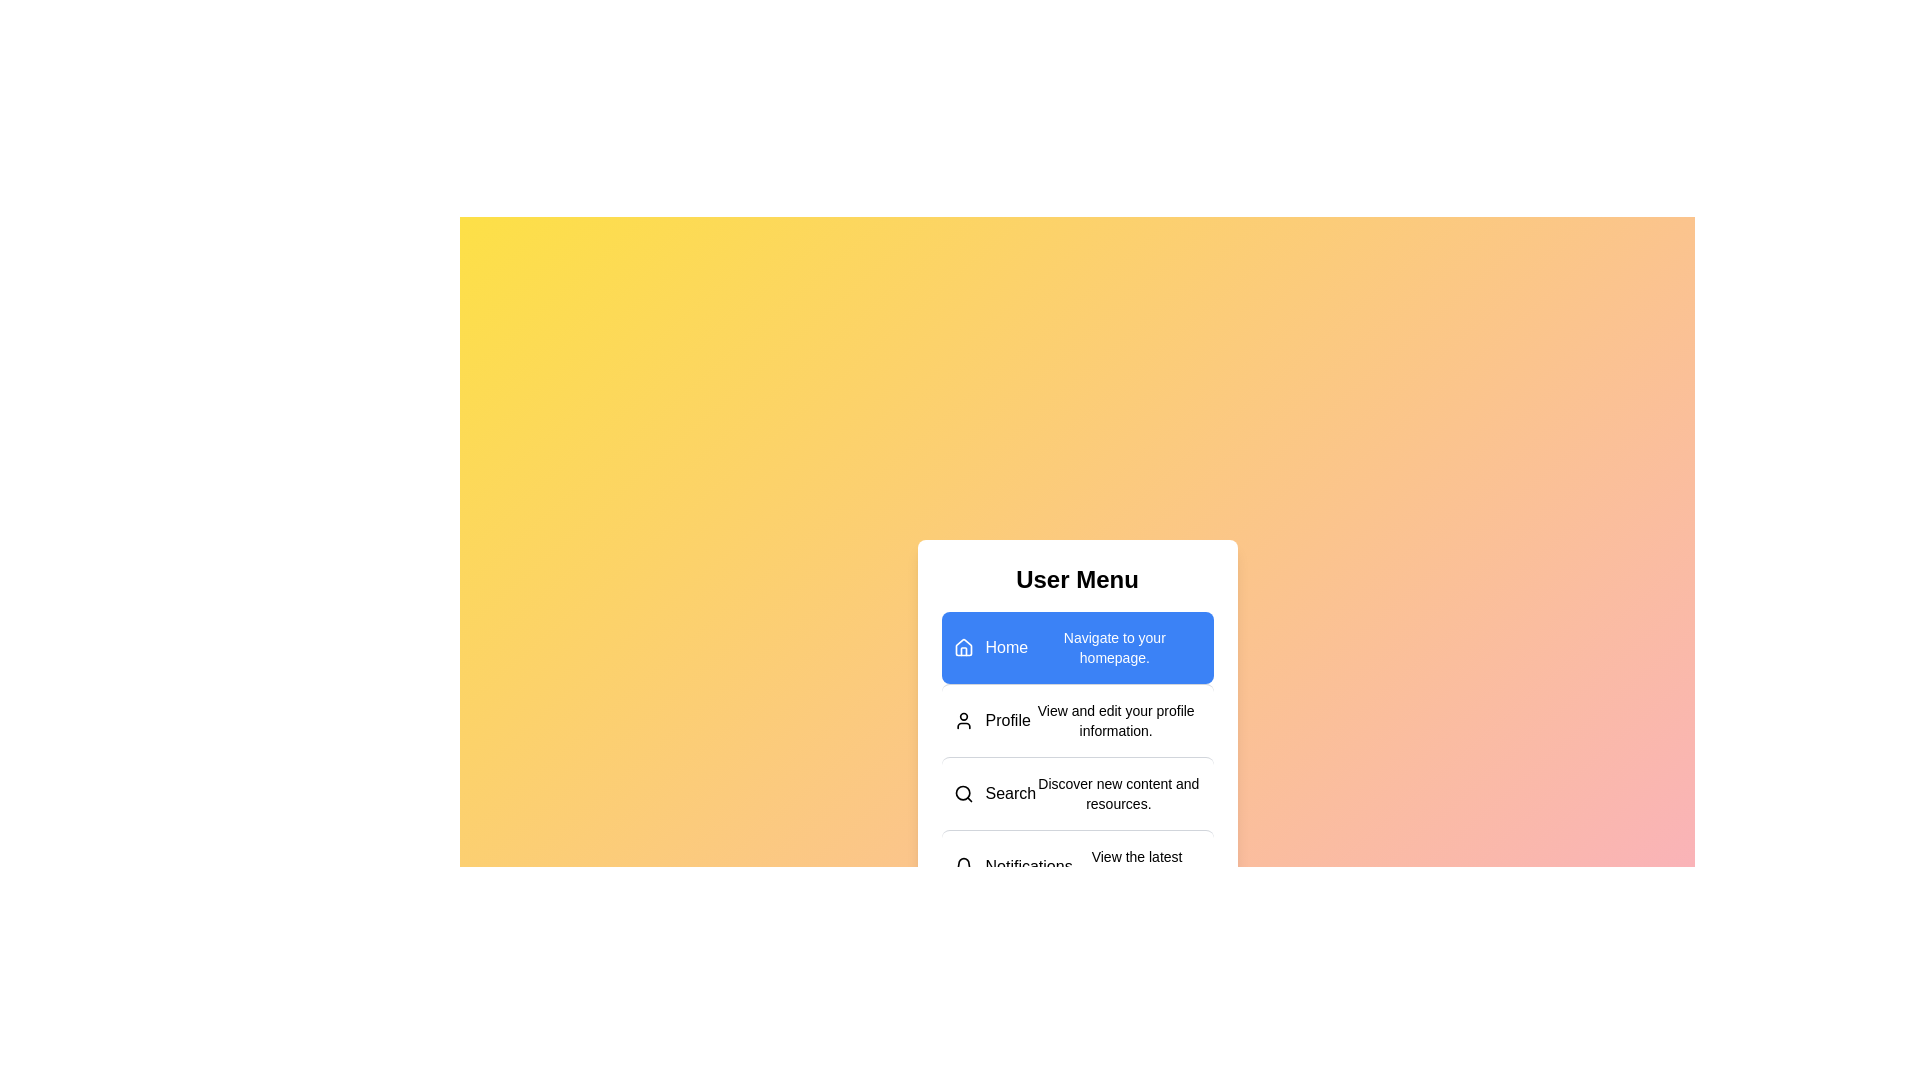 This screenshot has height=1080, width=1920. What do you see at coordinates (1076, 647) in the screenshot?
I see `the menu item labeled Home to change the selected option` at bounding box center [1076, 647].